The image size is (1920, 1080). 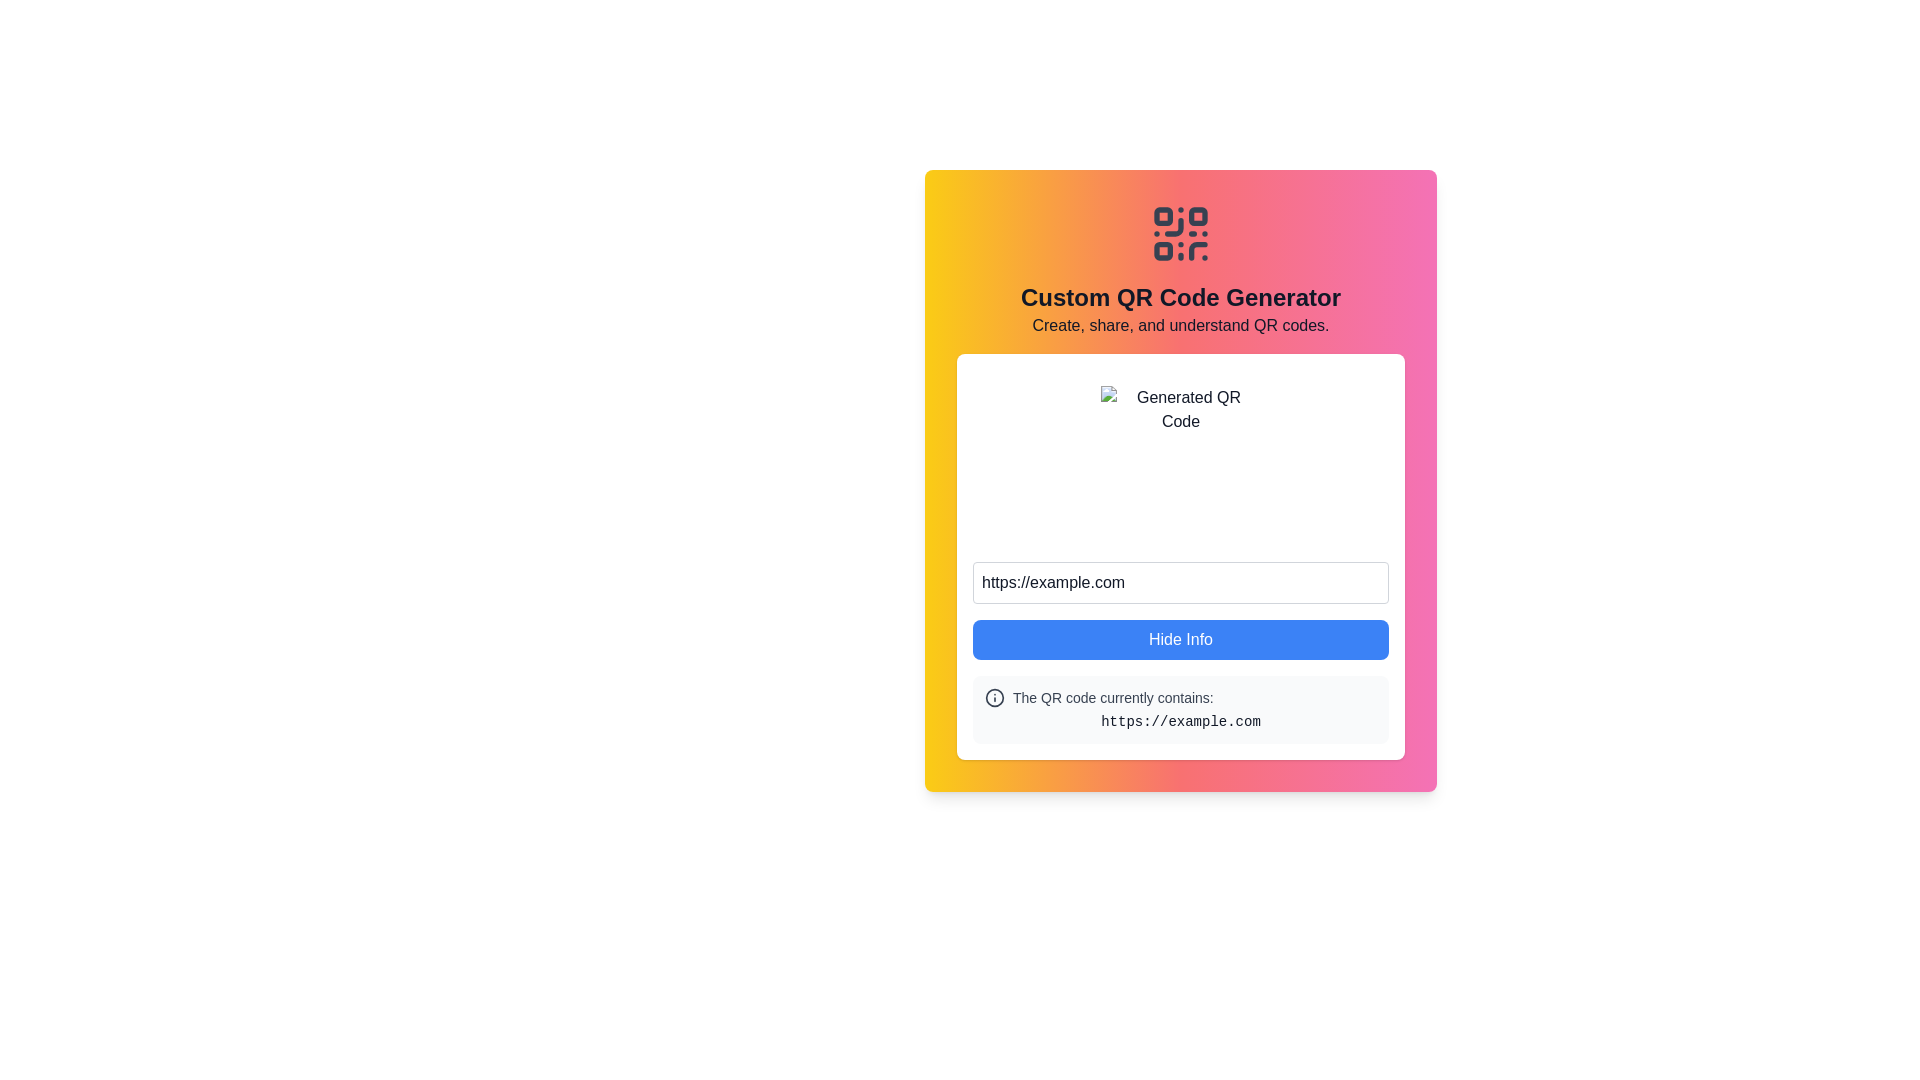 I want to click on the Static text display that shows the embedded URL from the QR code, located below the descriptive text 'The QR code currently contains:', so click(x=1180, y=721).